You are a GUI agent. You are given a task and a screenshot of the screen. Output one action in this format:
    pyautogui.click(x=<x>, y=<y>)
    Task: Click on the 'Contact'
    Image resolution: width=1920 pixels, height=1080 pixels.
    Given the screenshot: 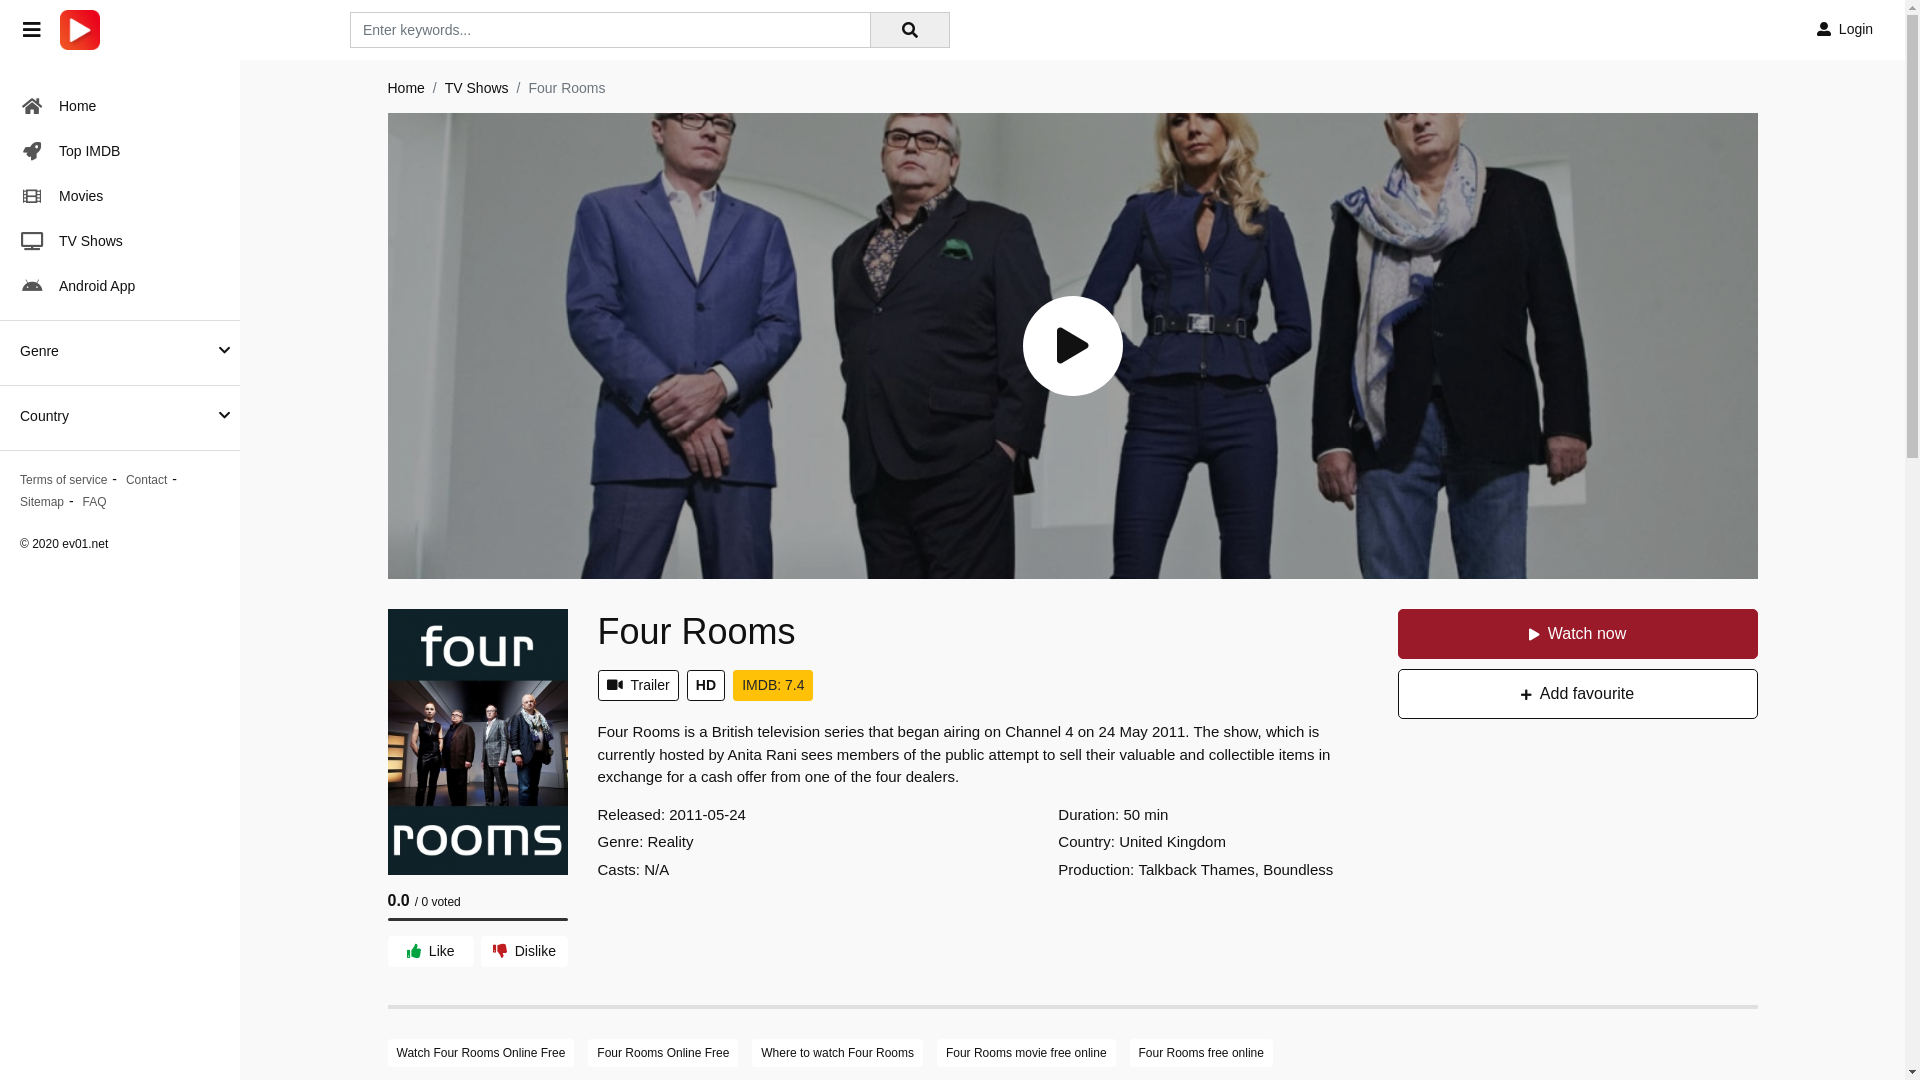 What is the action you would take?
    pyautogui.click(x=145, y=480)
    